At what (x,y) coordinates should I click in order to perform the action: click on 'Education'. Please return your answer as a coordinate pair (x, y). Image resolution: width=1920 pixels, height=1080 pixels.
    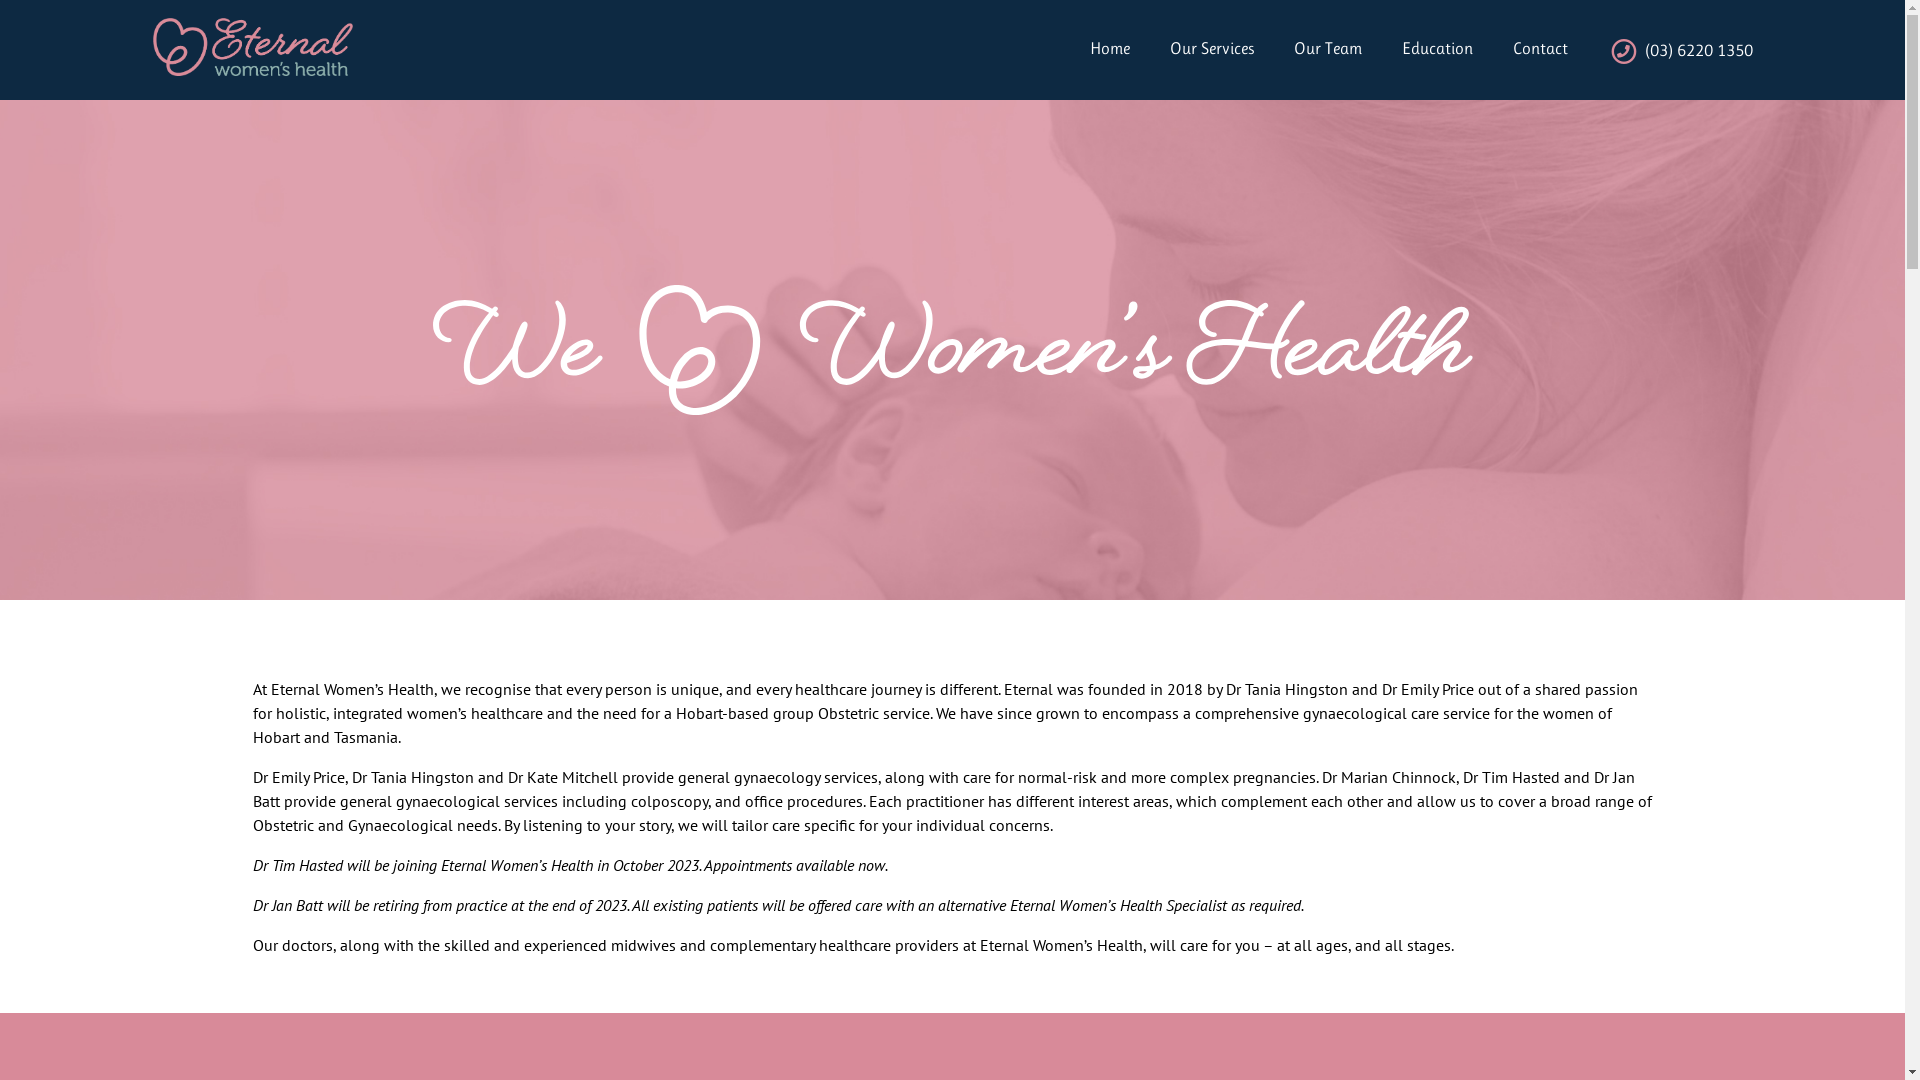
    Looking at the image, I should click on (1416, 48).